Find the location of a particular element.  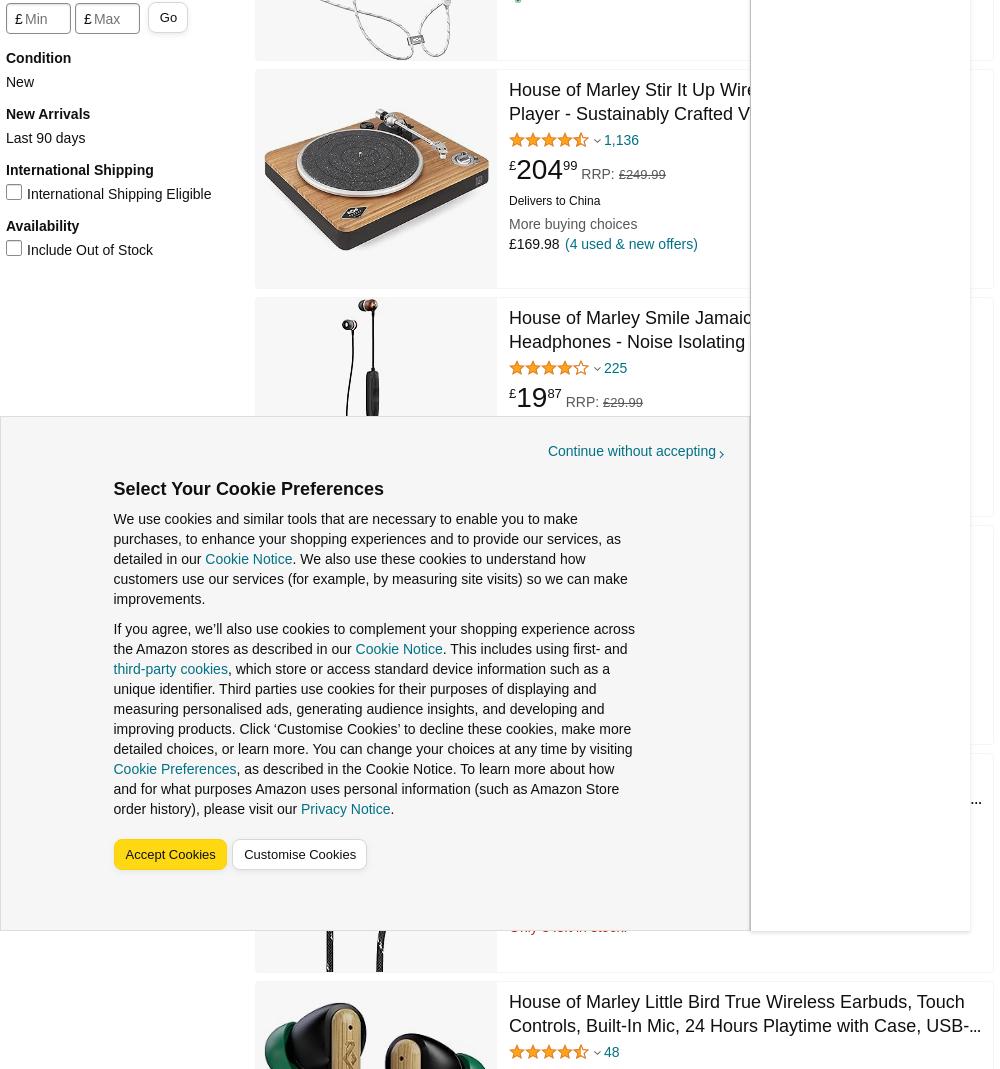

'204' is located at coordinates (539, 169).